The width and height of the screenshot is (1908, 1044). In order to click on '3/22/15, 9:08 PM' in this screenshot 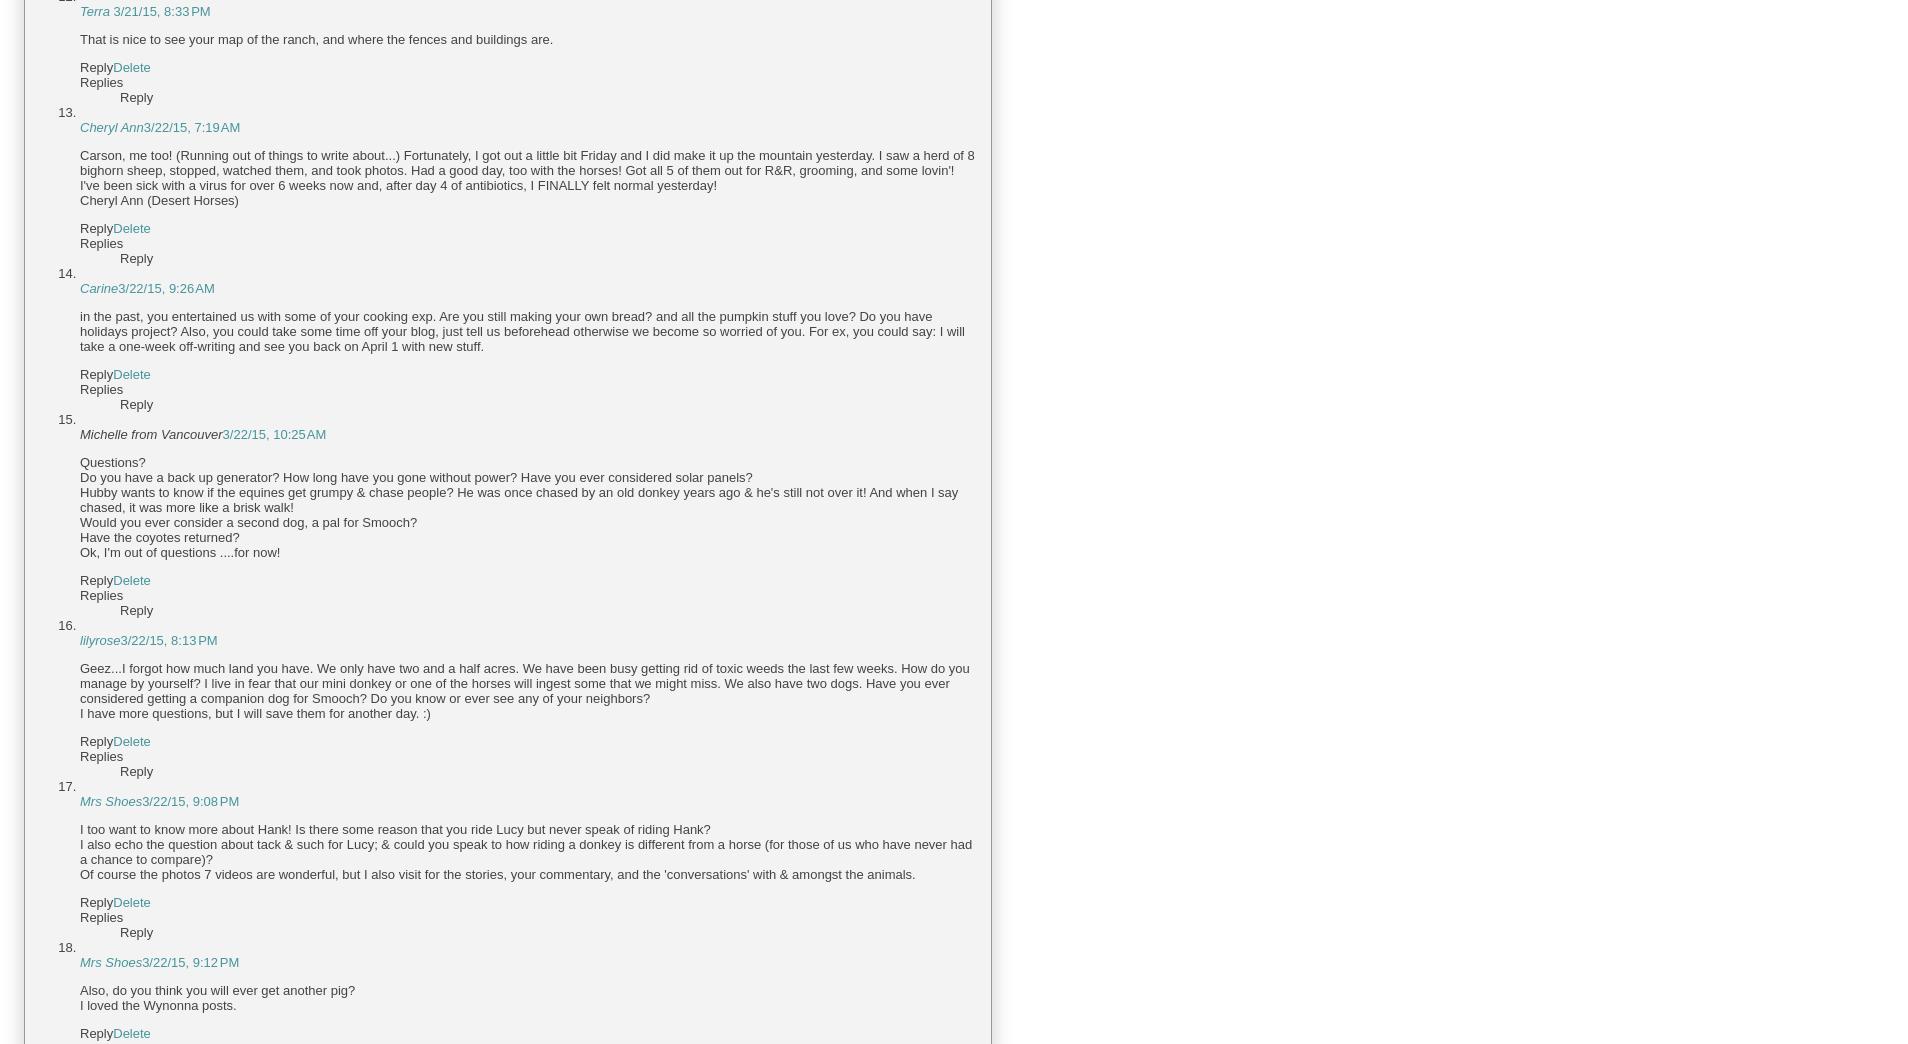, I will do `click(189, 800)`.